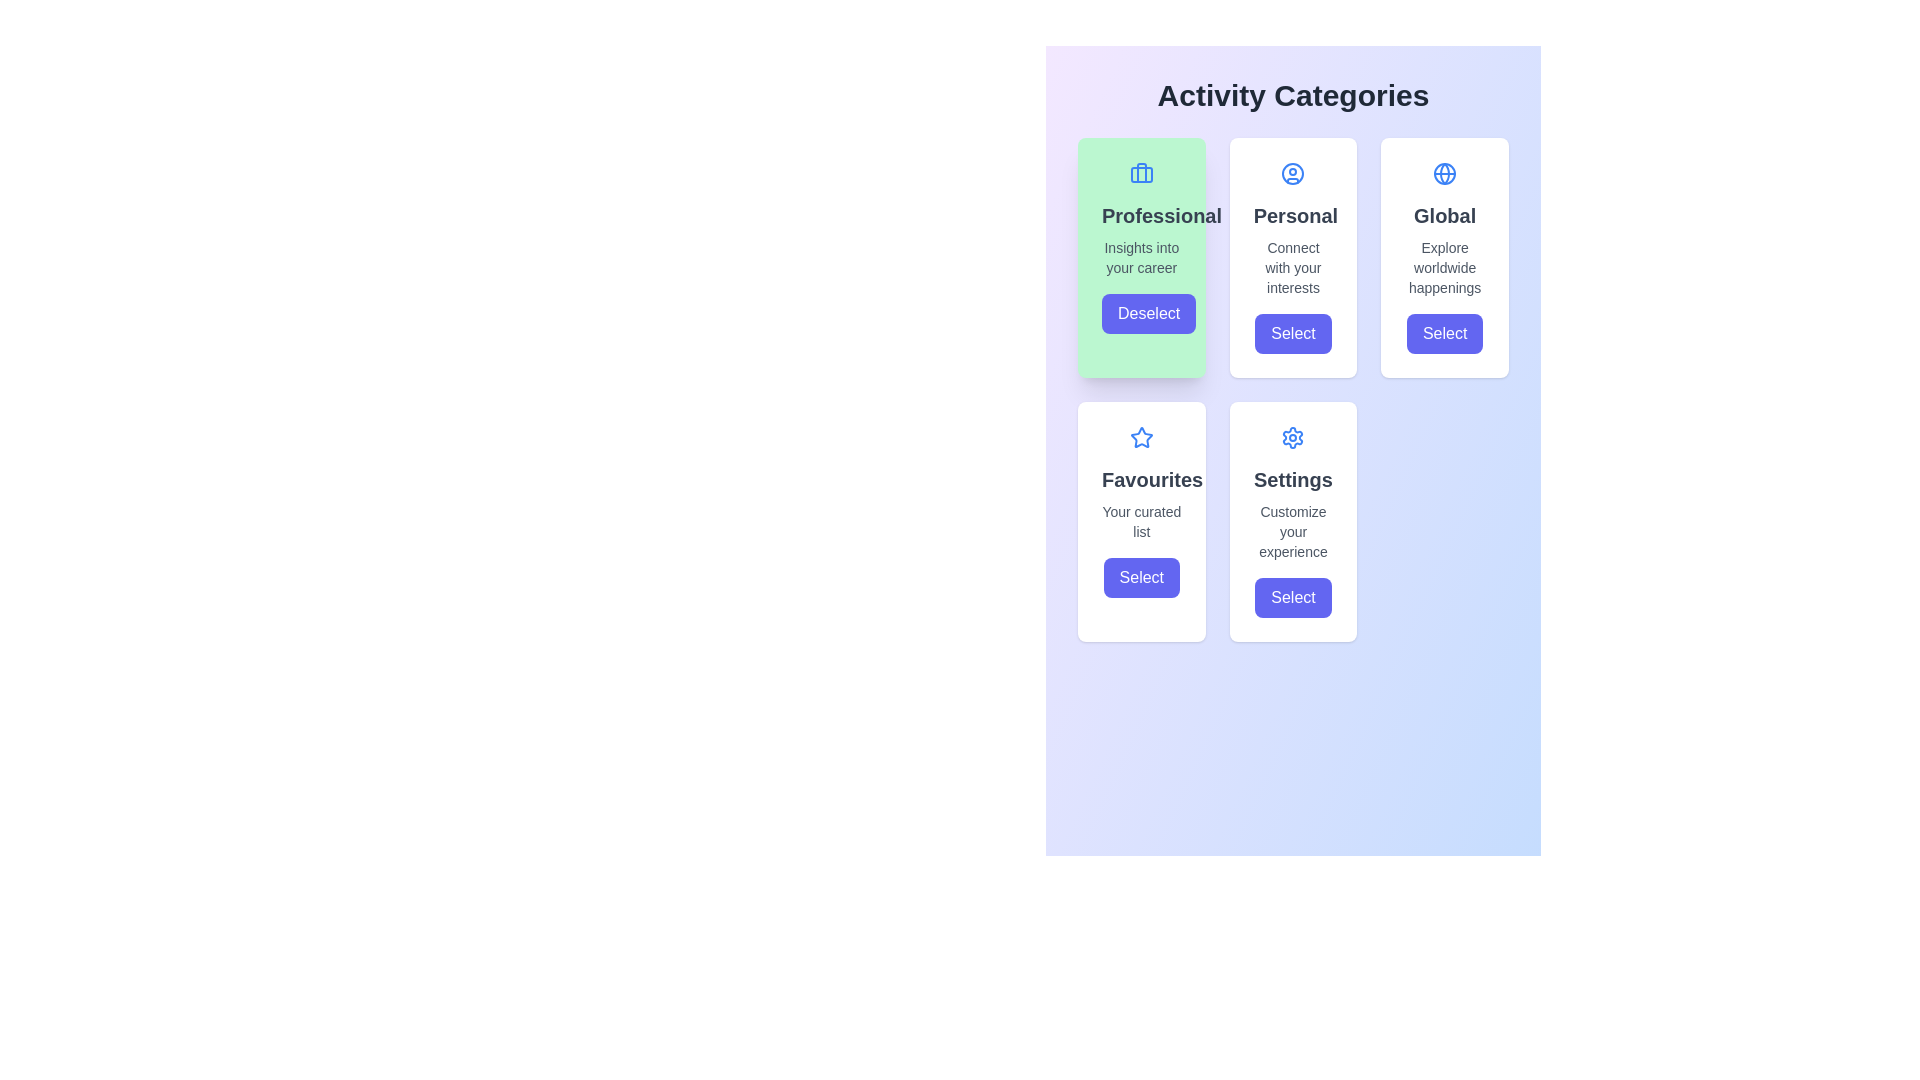  I want to click on the text label reading 'Explore worldwide happenings' that is styled in a gray, small font, located in the 'Global' category card, below the title 'Global' and above the 'Select' button, so click(1445, 266).